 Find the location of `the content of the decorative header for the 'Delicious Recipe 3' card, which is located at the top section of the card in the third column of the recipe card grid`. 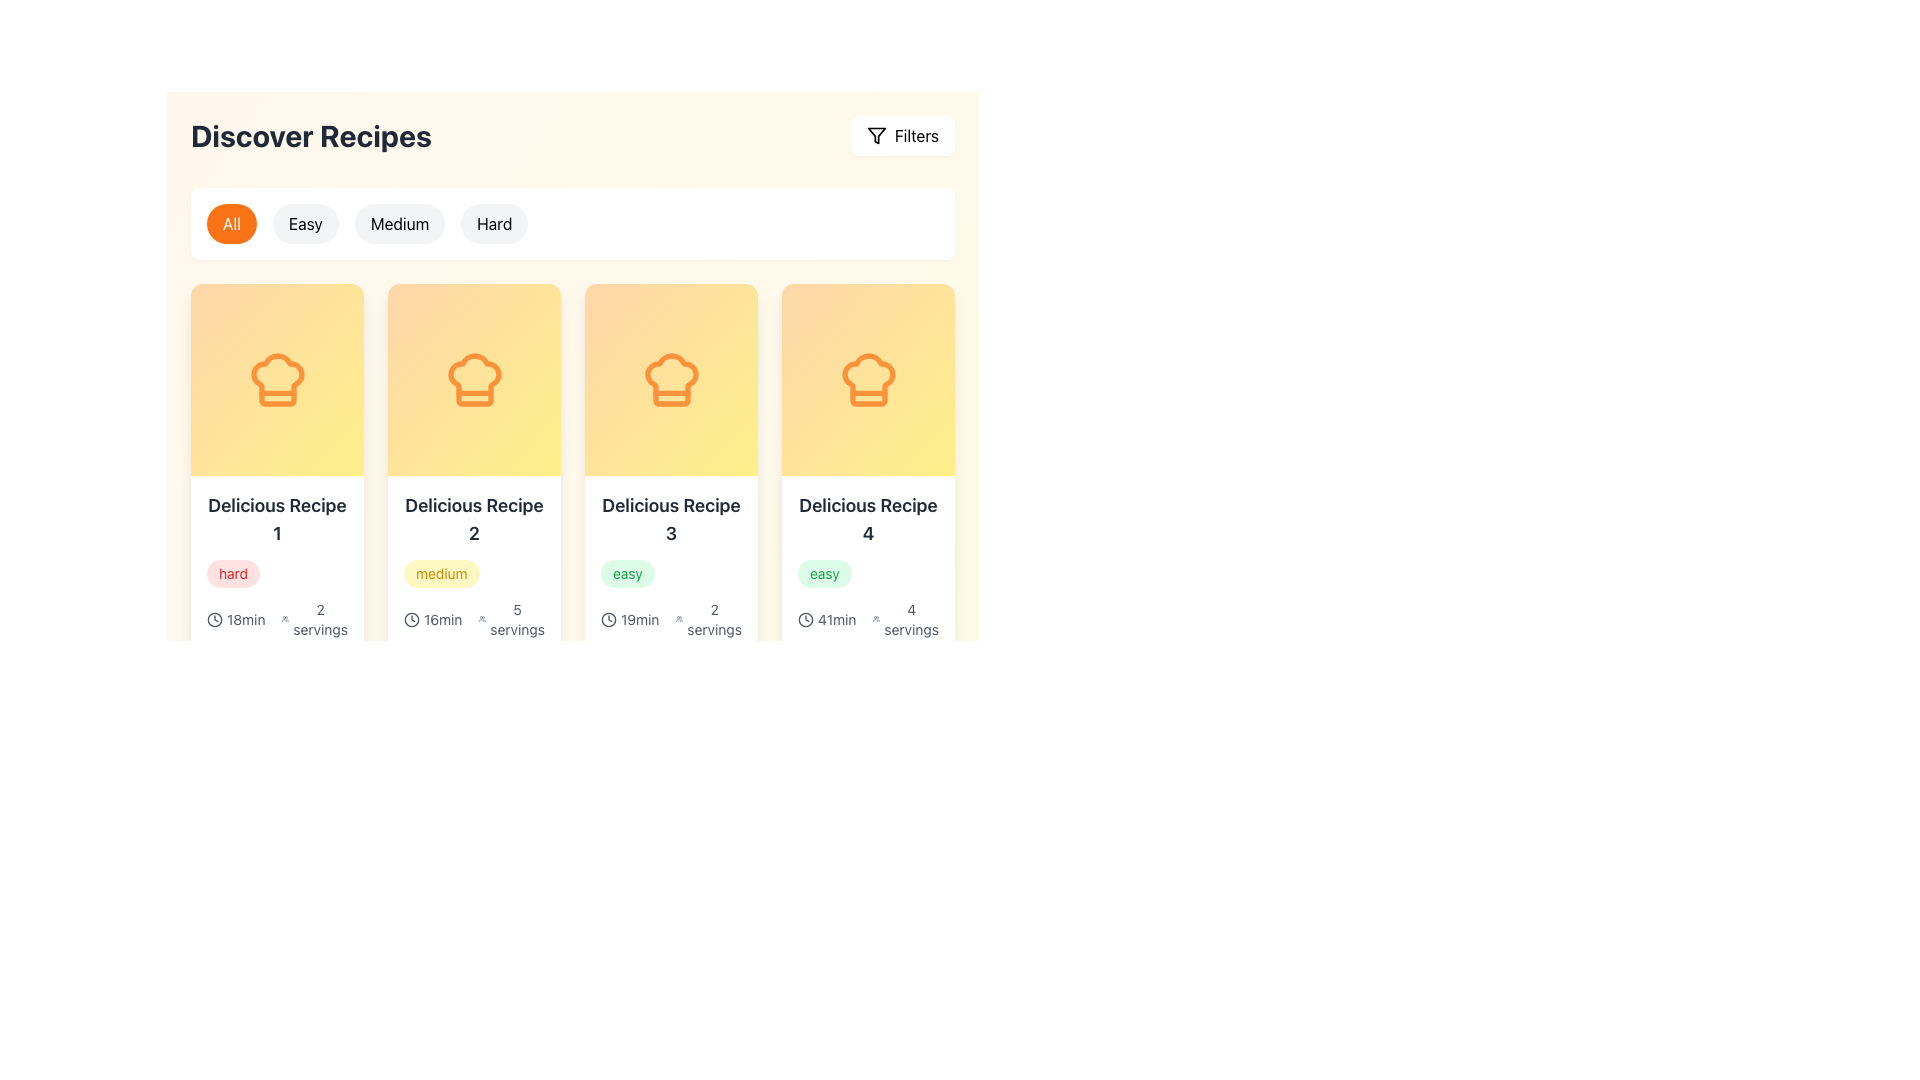

the content of the decorative header for the 'Delicious Recipe 3' card, which is located at the top section of the card in the third column of the recipe card grid is located at coordinates (671, 380).